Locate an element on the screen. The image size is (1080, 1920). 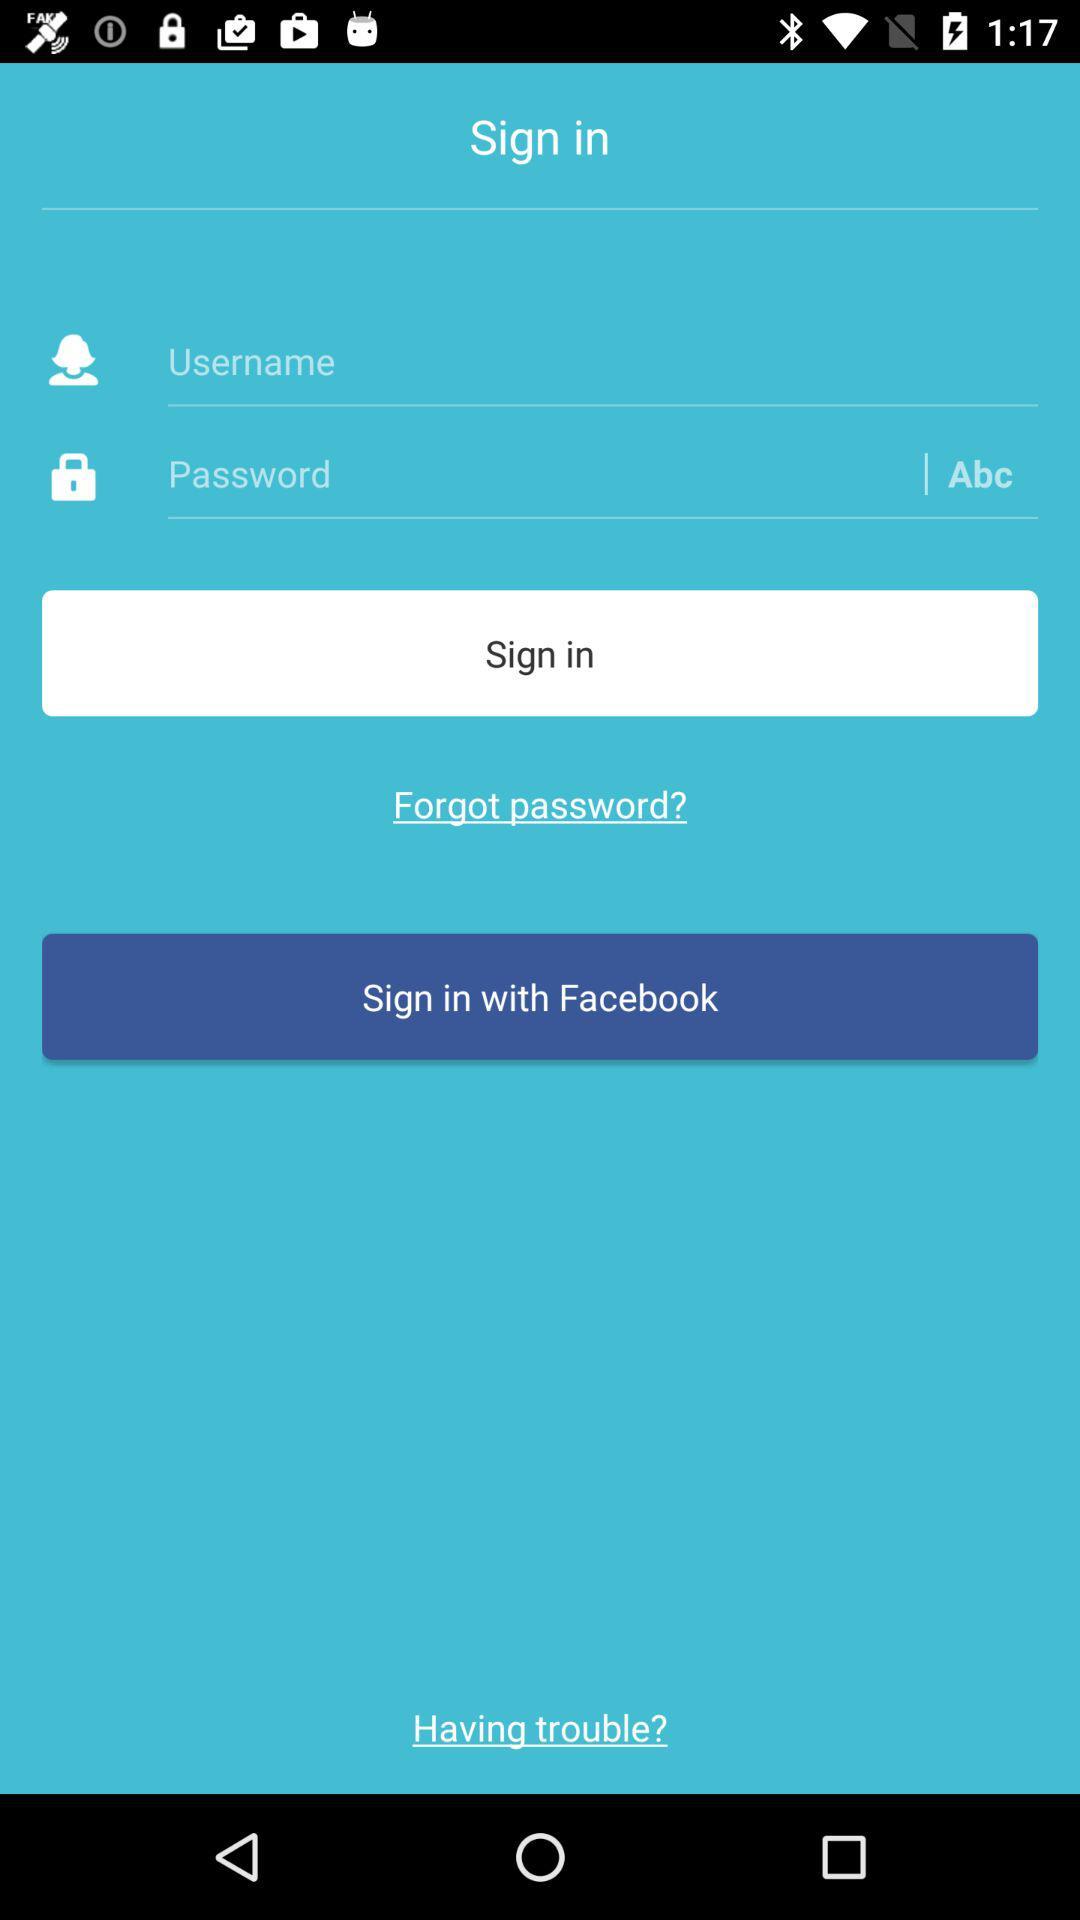
the abc is located at coordinates (979, 472).